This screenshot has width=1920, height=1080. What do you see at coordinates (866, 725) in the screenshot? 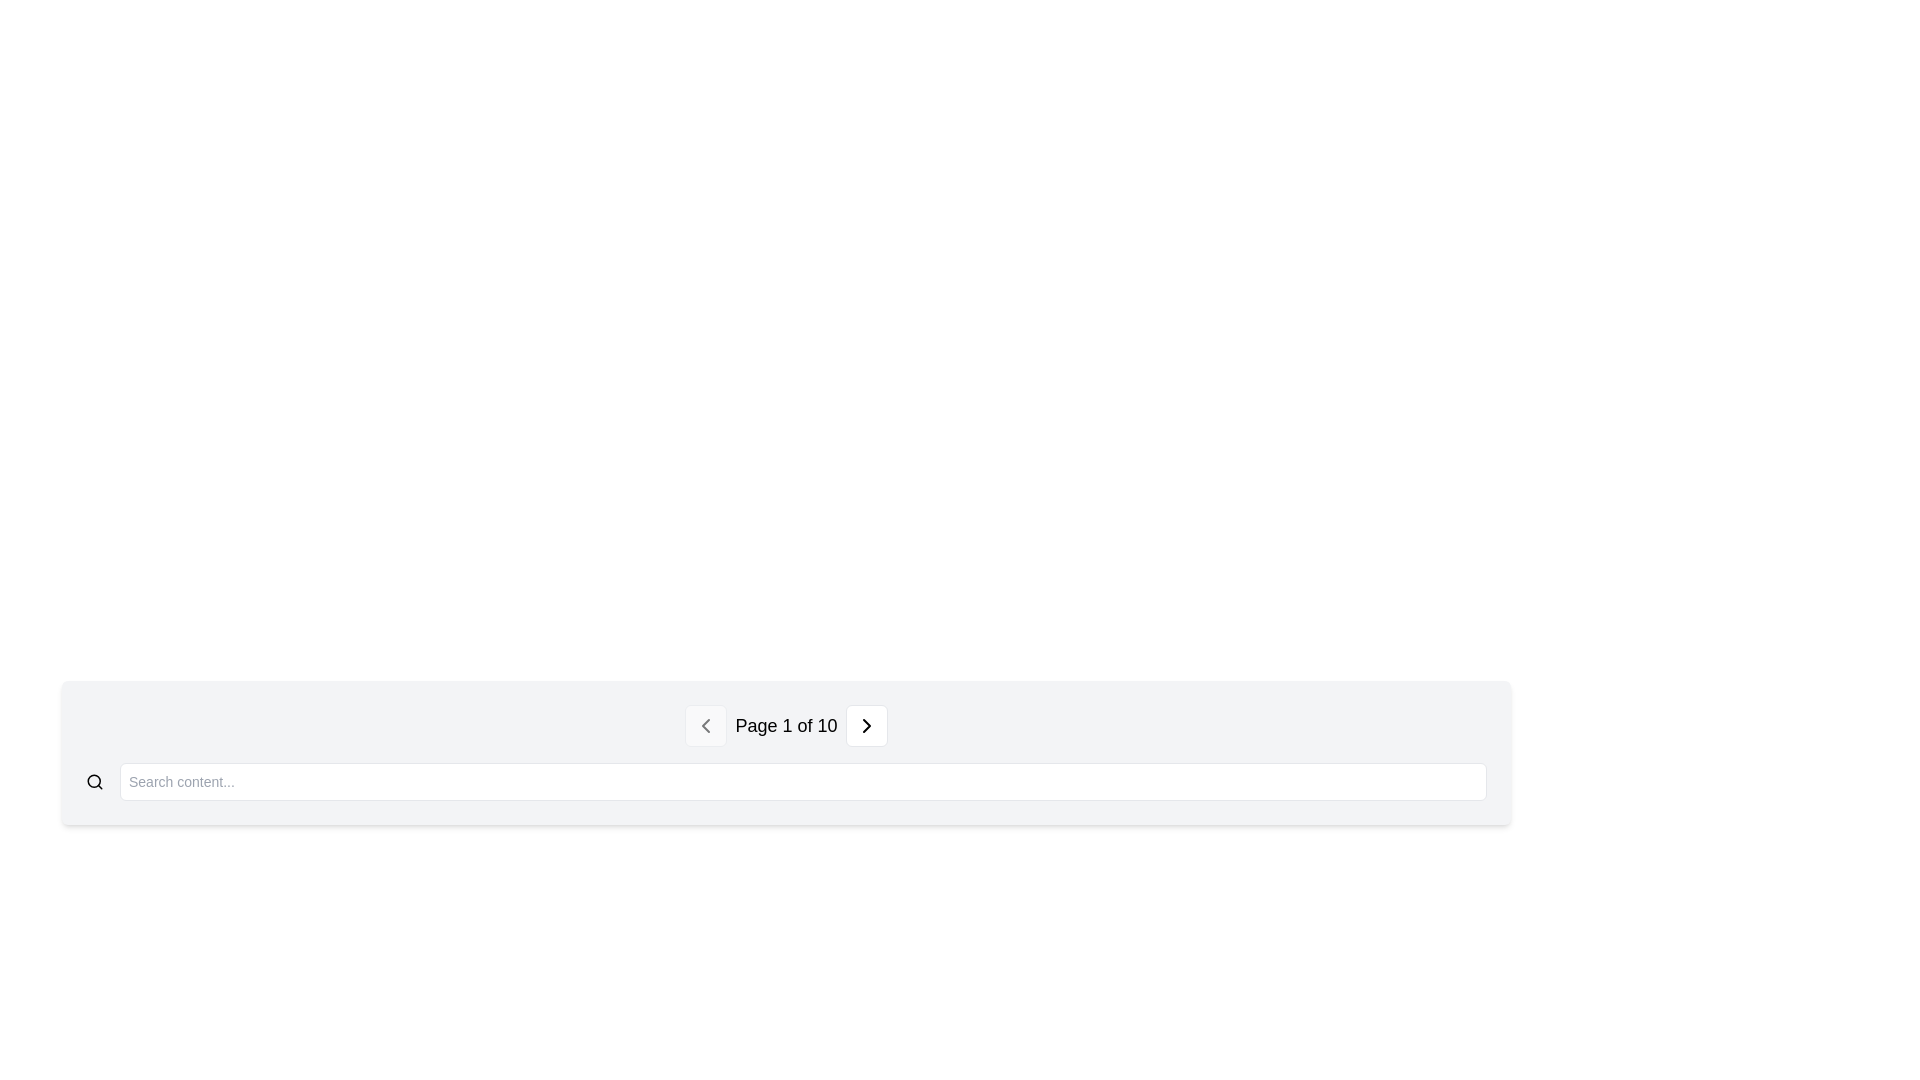
I see `the right-pointing chevron button with a white background located to the right of 'Page 1 of 10' to go to the next page` at bounding box center [866, 725].